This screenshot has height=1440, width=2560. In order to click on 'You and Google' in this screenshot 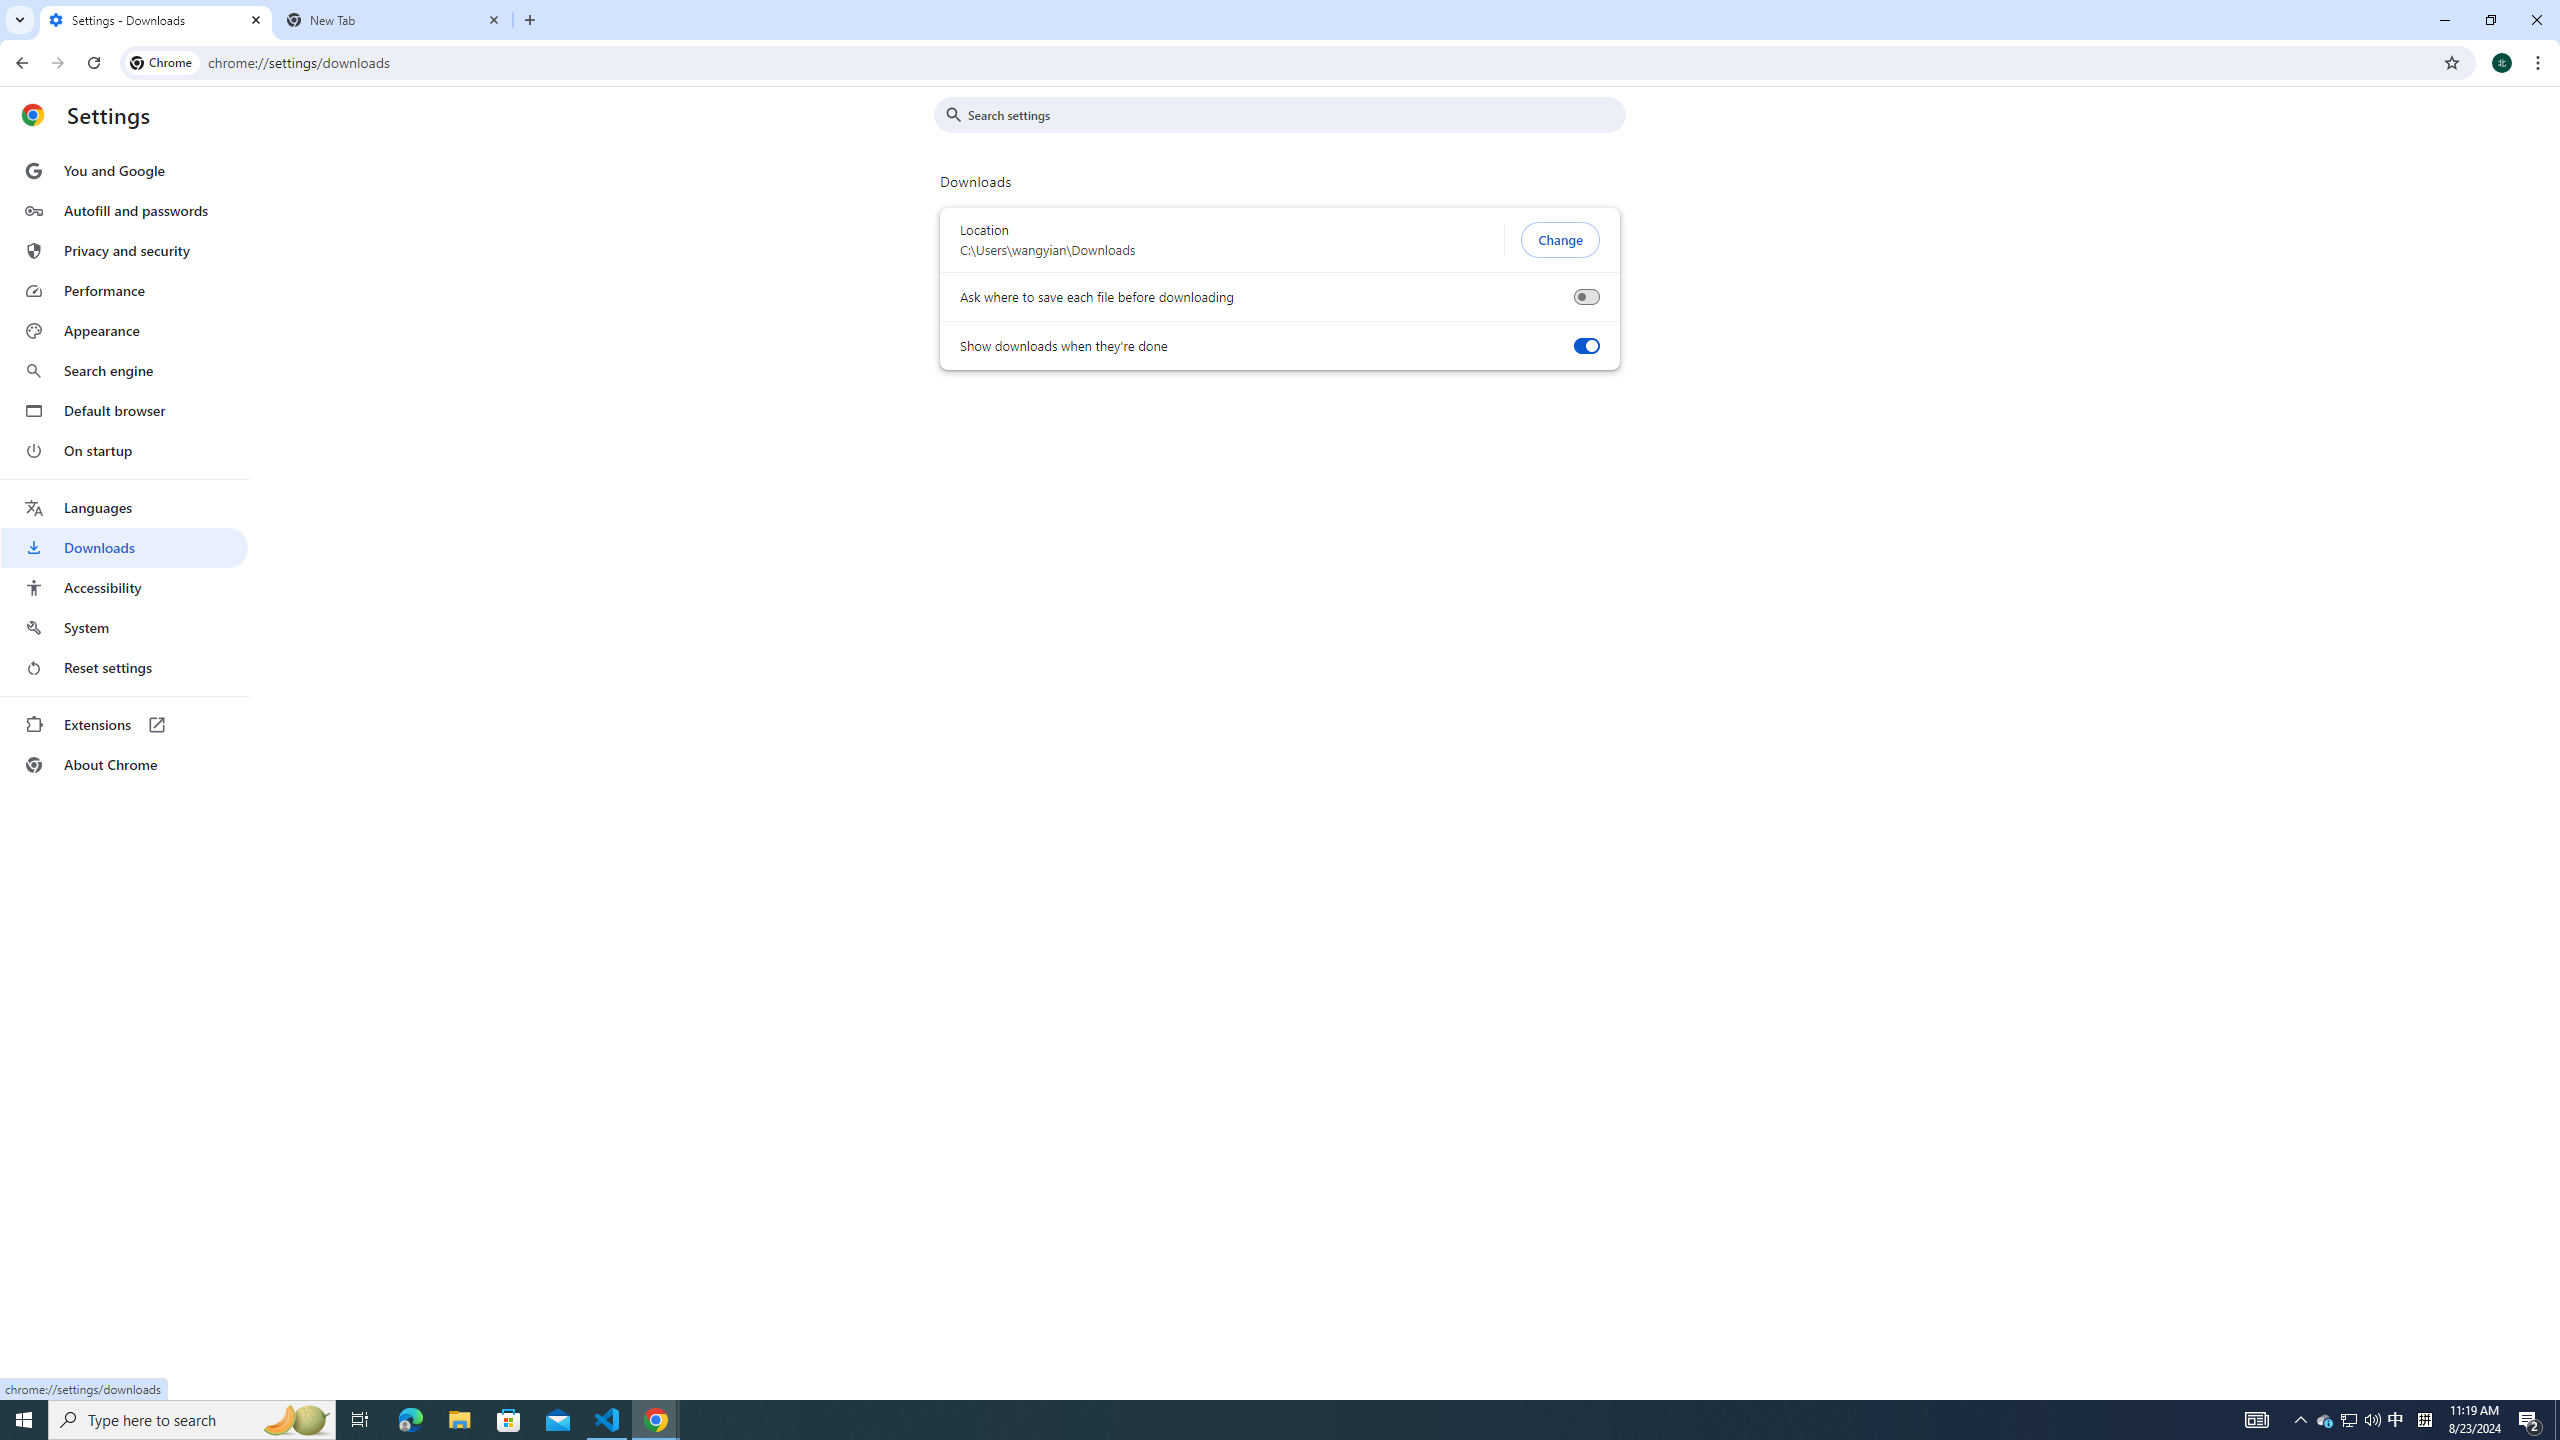, I will do `click(123, 171)`.